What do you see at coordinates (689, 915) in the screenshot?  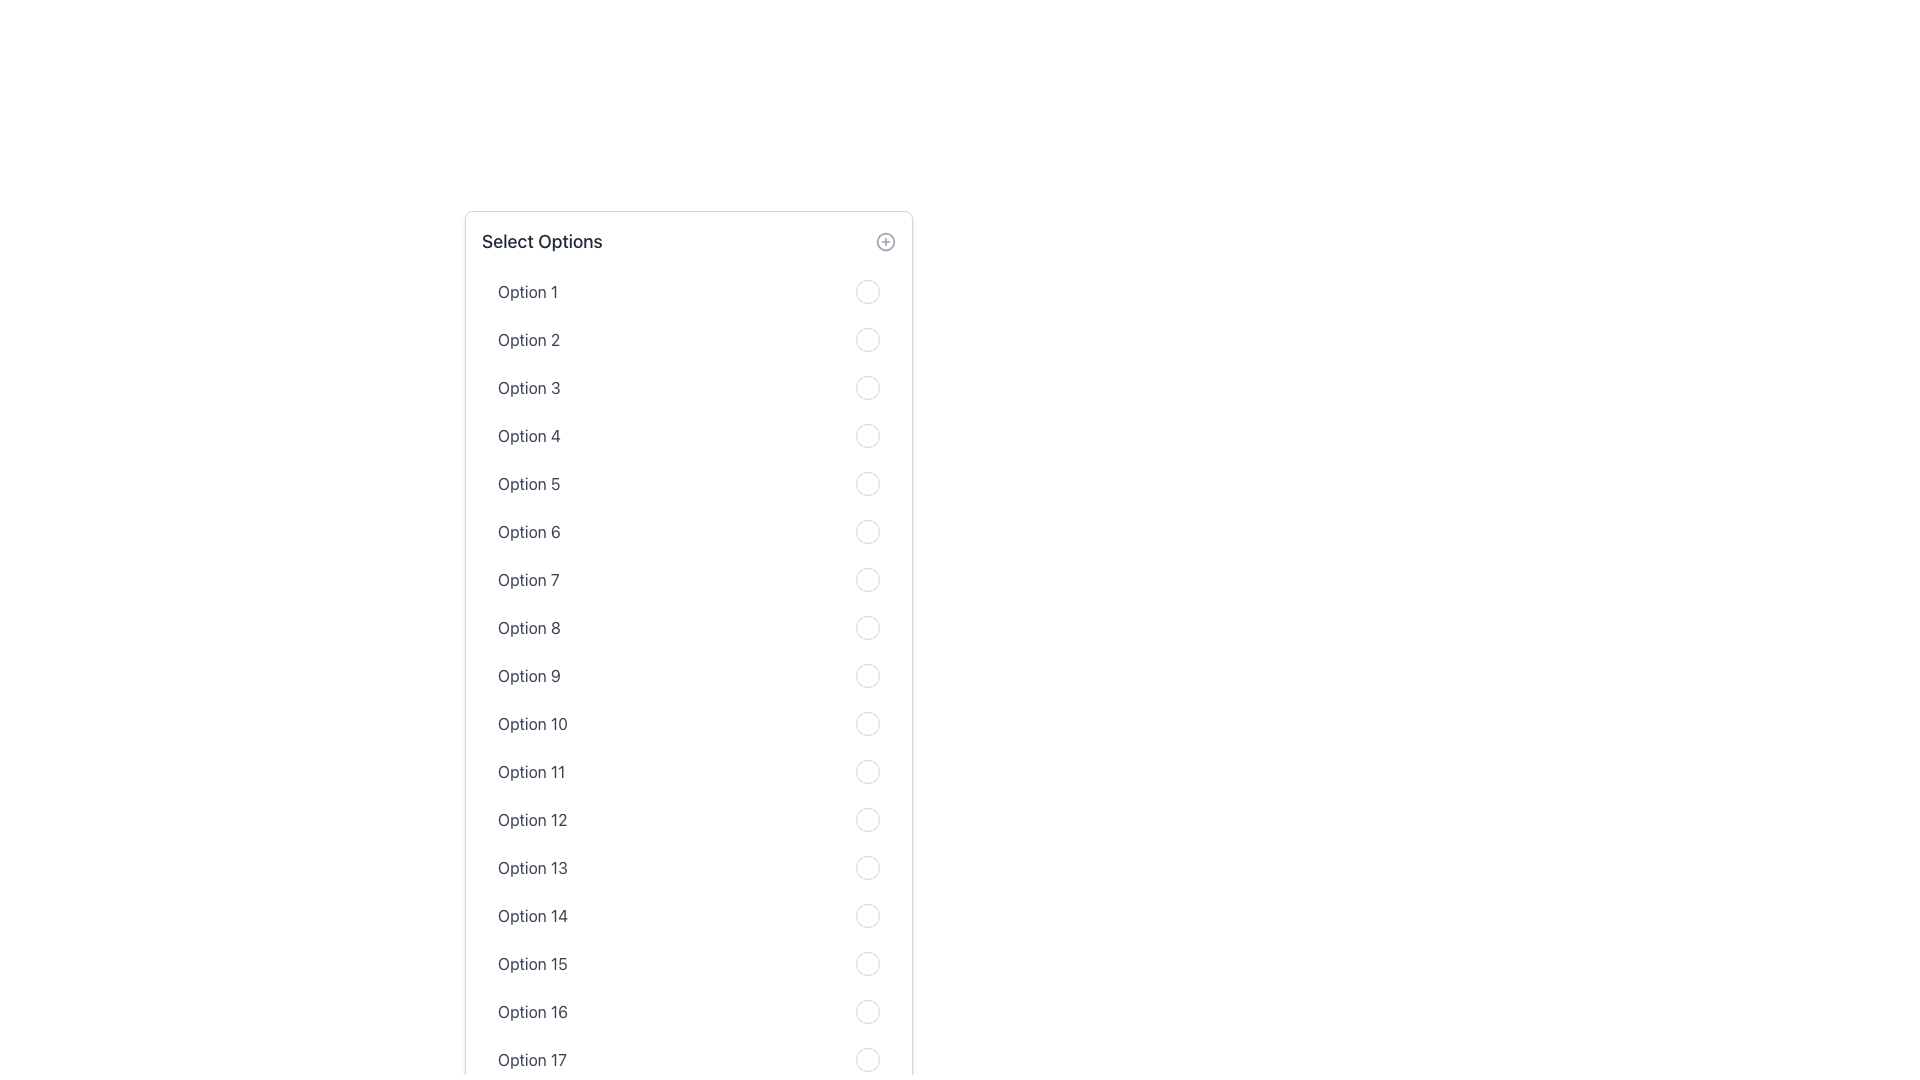 I see `the circular radio button for 'Option 14'` at bounding box center [689, 915].